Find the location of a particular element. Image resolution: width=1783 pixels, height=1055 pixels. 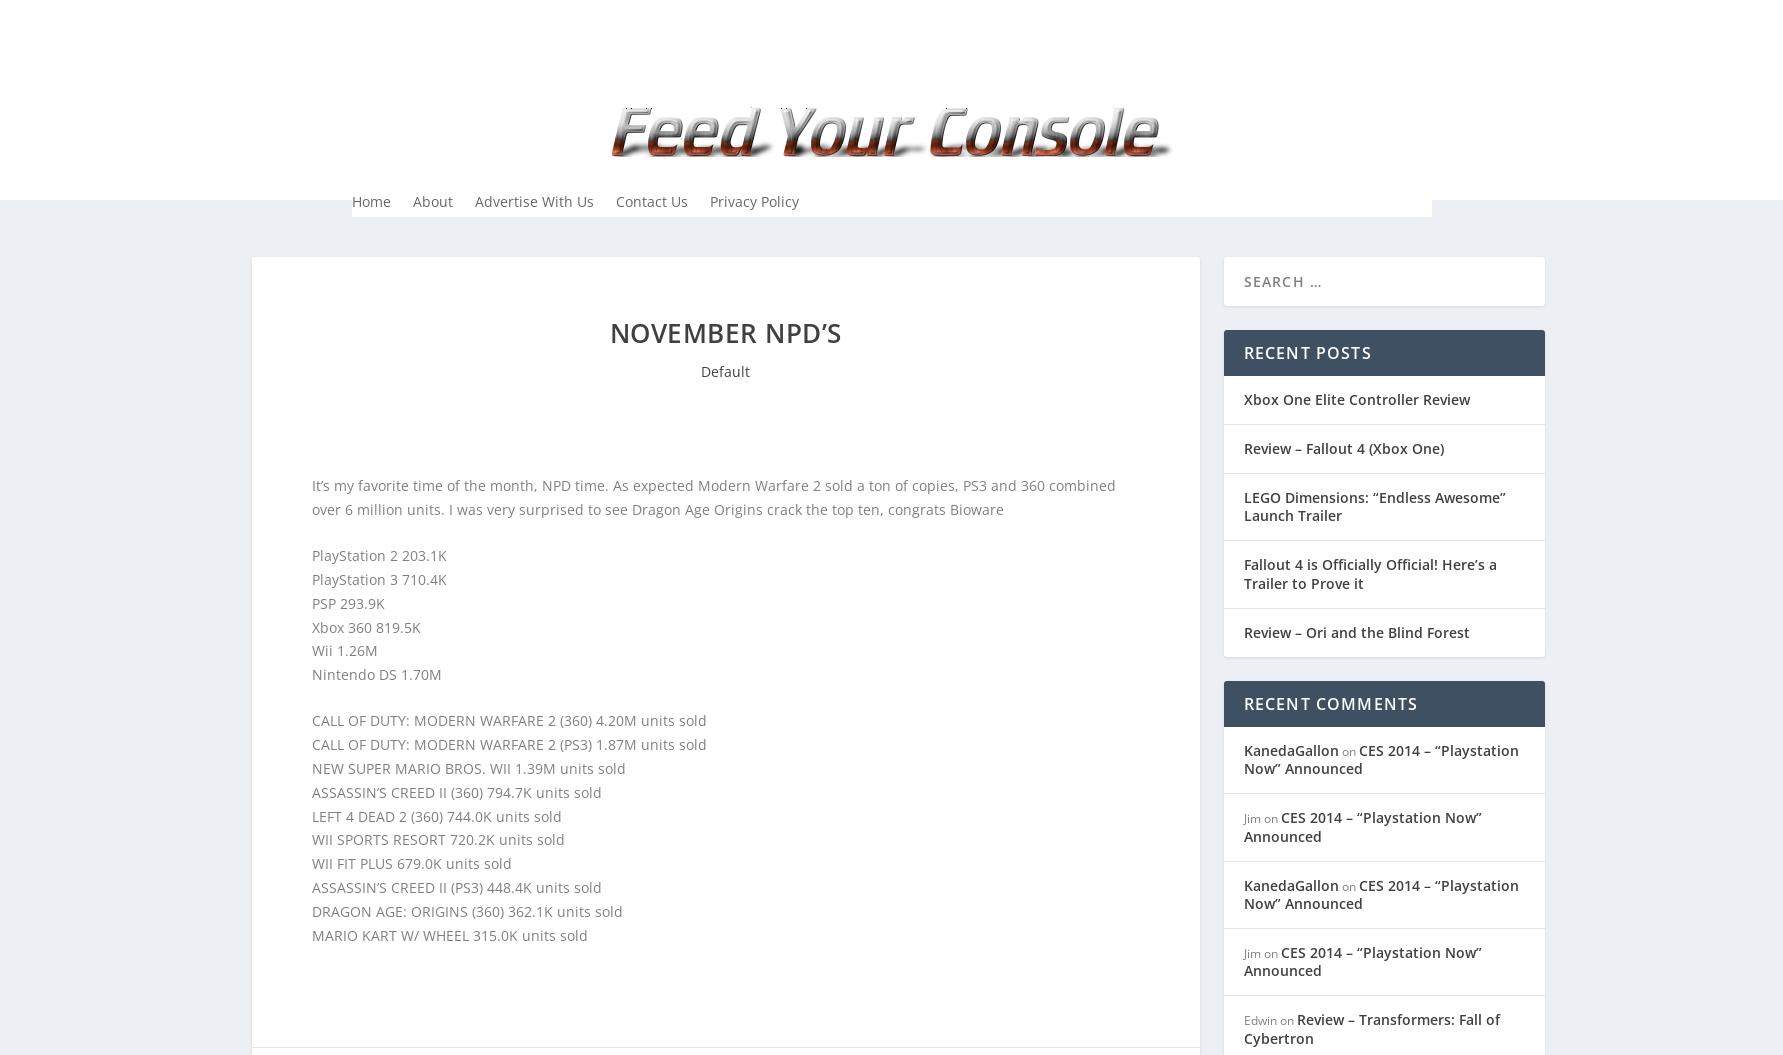

'Review – Transformers: Fall of Cybertron' is located at coordinates (1242, 1027).